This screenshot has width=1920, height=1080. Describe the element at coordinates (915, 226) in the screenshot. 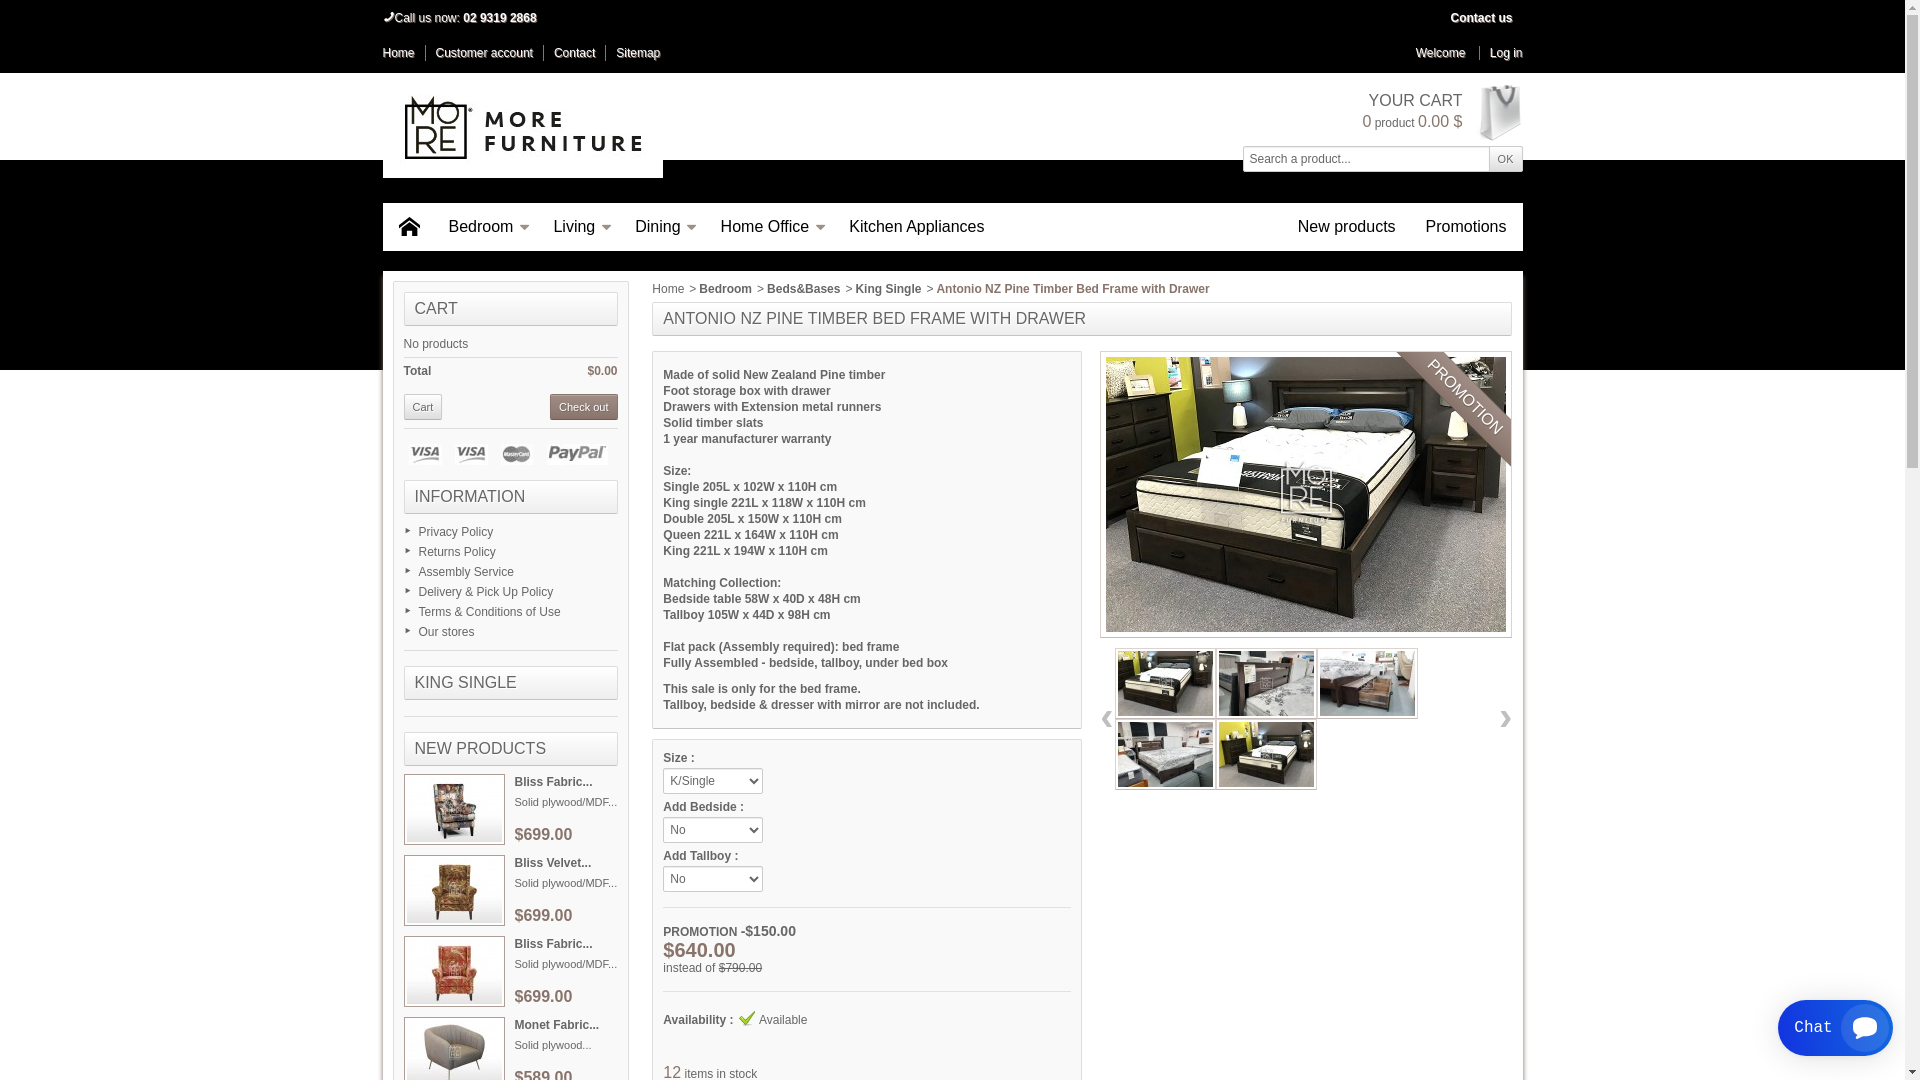

I see `'Kitchen Appliances'` at that location.